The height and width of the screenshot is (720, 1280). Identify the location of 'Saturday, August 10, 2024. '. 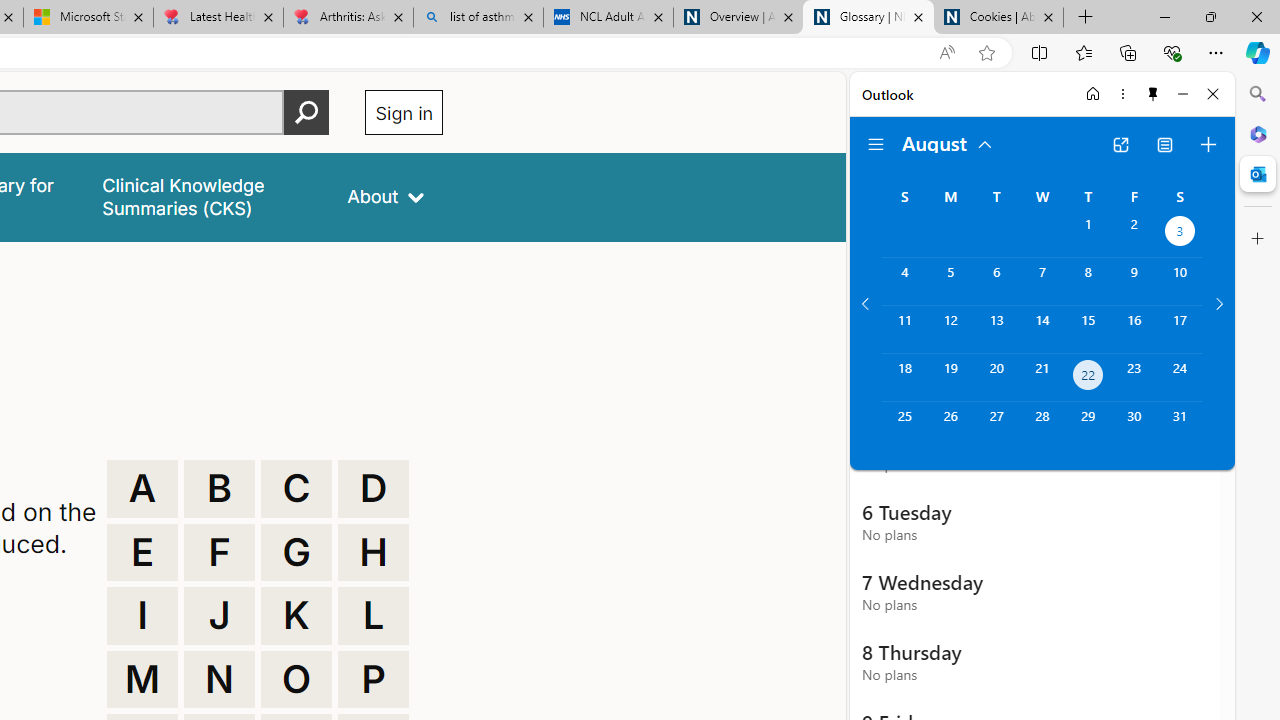
(1180, 281).